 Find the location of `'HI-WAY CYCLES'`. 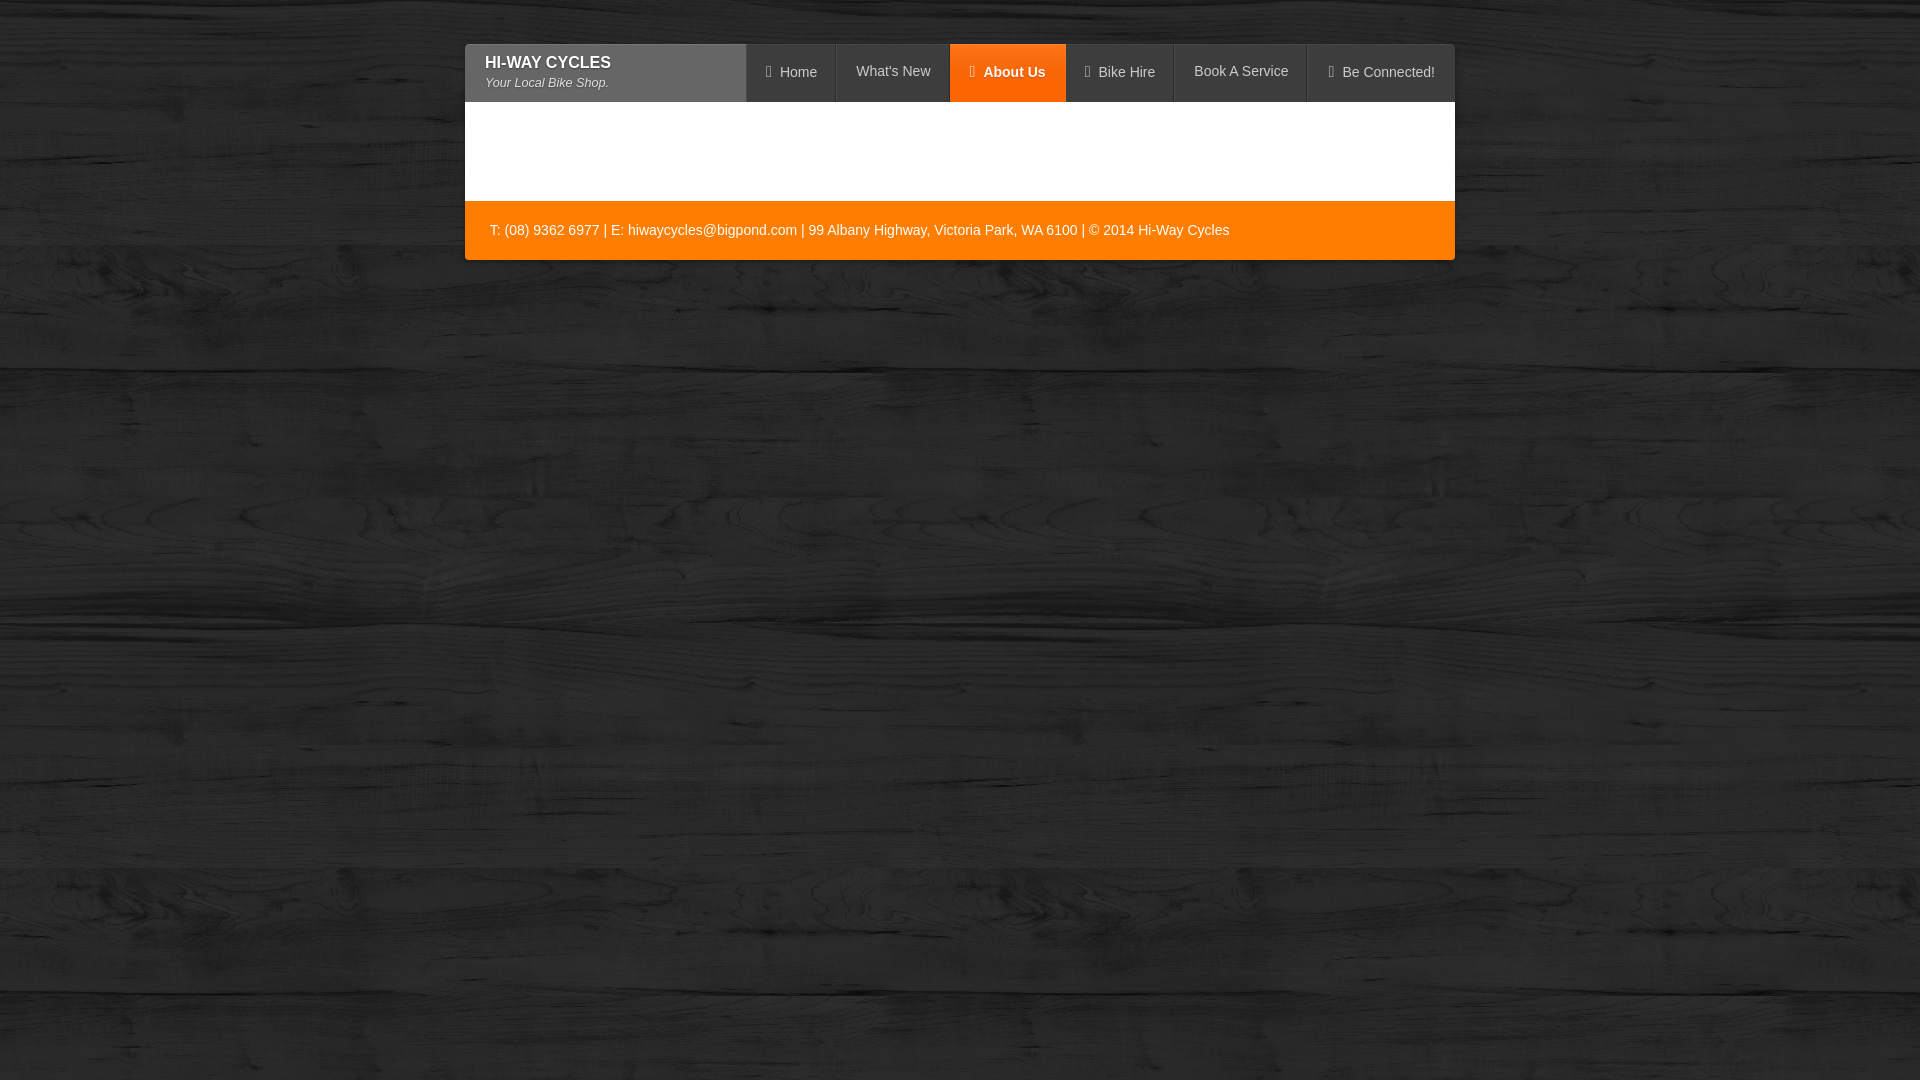

'HI-WAY CYCLES' is located at coordinates (547, 61).